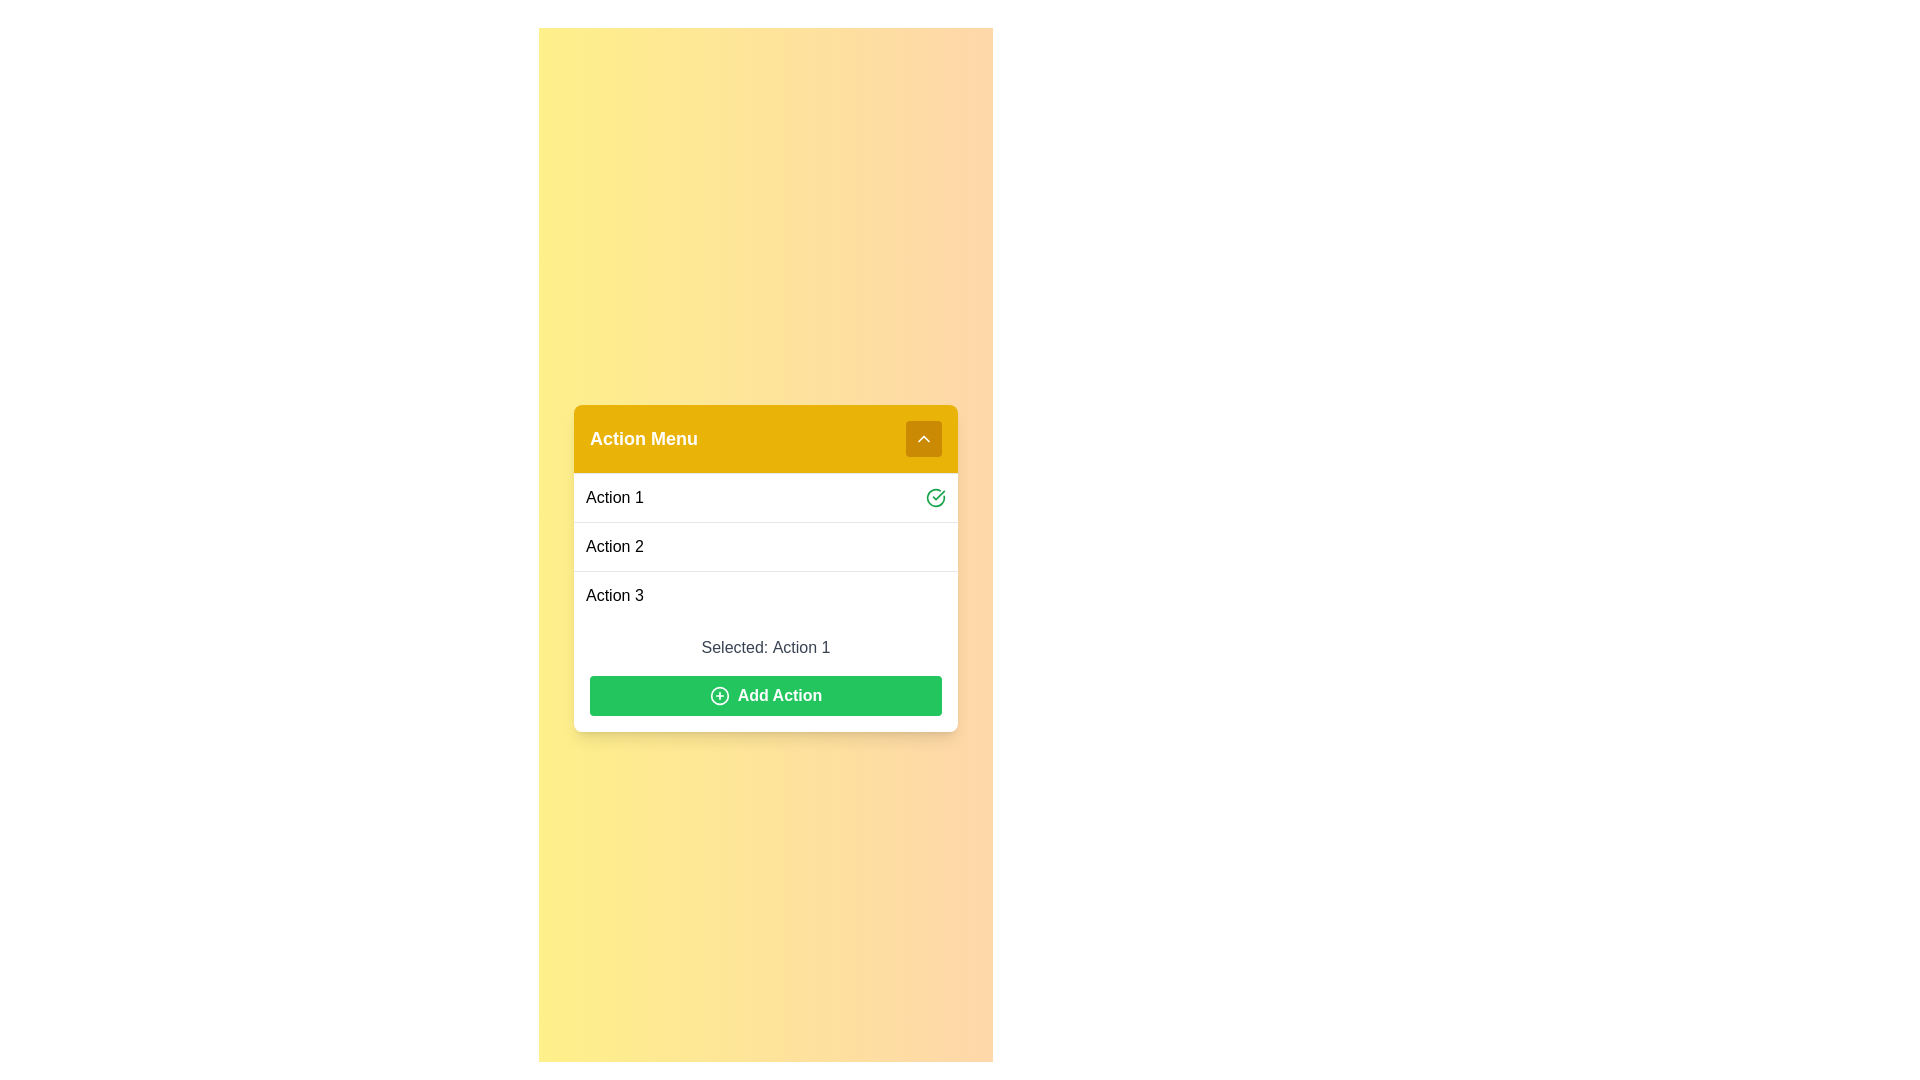 The width and height of the screenshot is (1920, 1080). I want to click on the visual indicator icon located at the rightmost part of the row labeled 'Action 1' in the Action Menu, which signifies that Action 1 is selected or marked as complete, so click(935, 496).